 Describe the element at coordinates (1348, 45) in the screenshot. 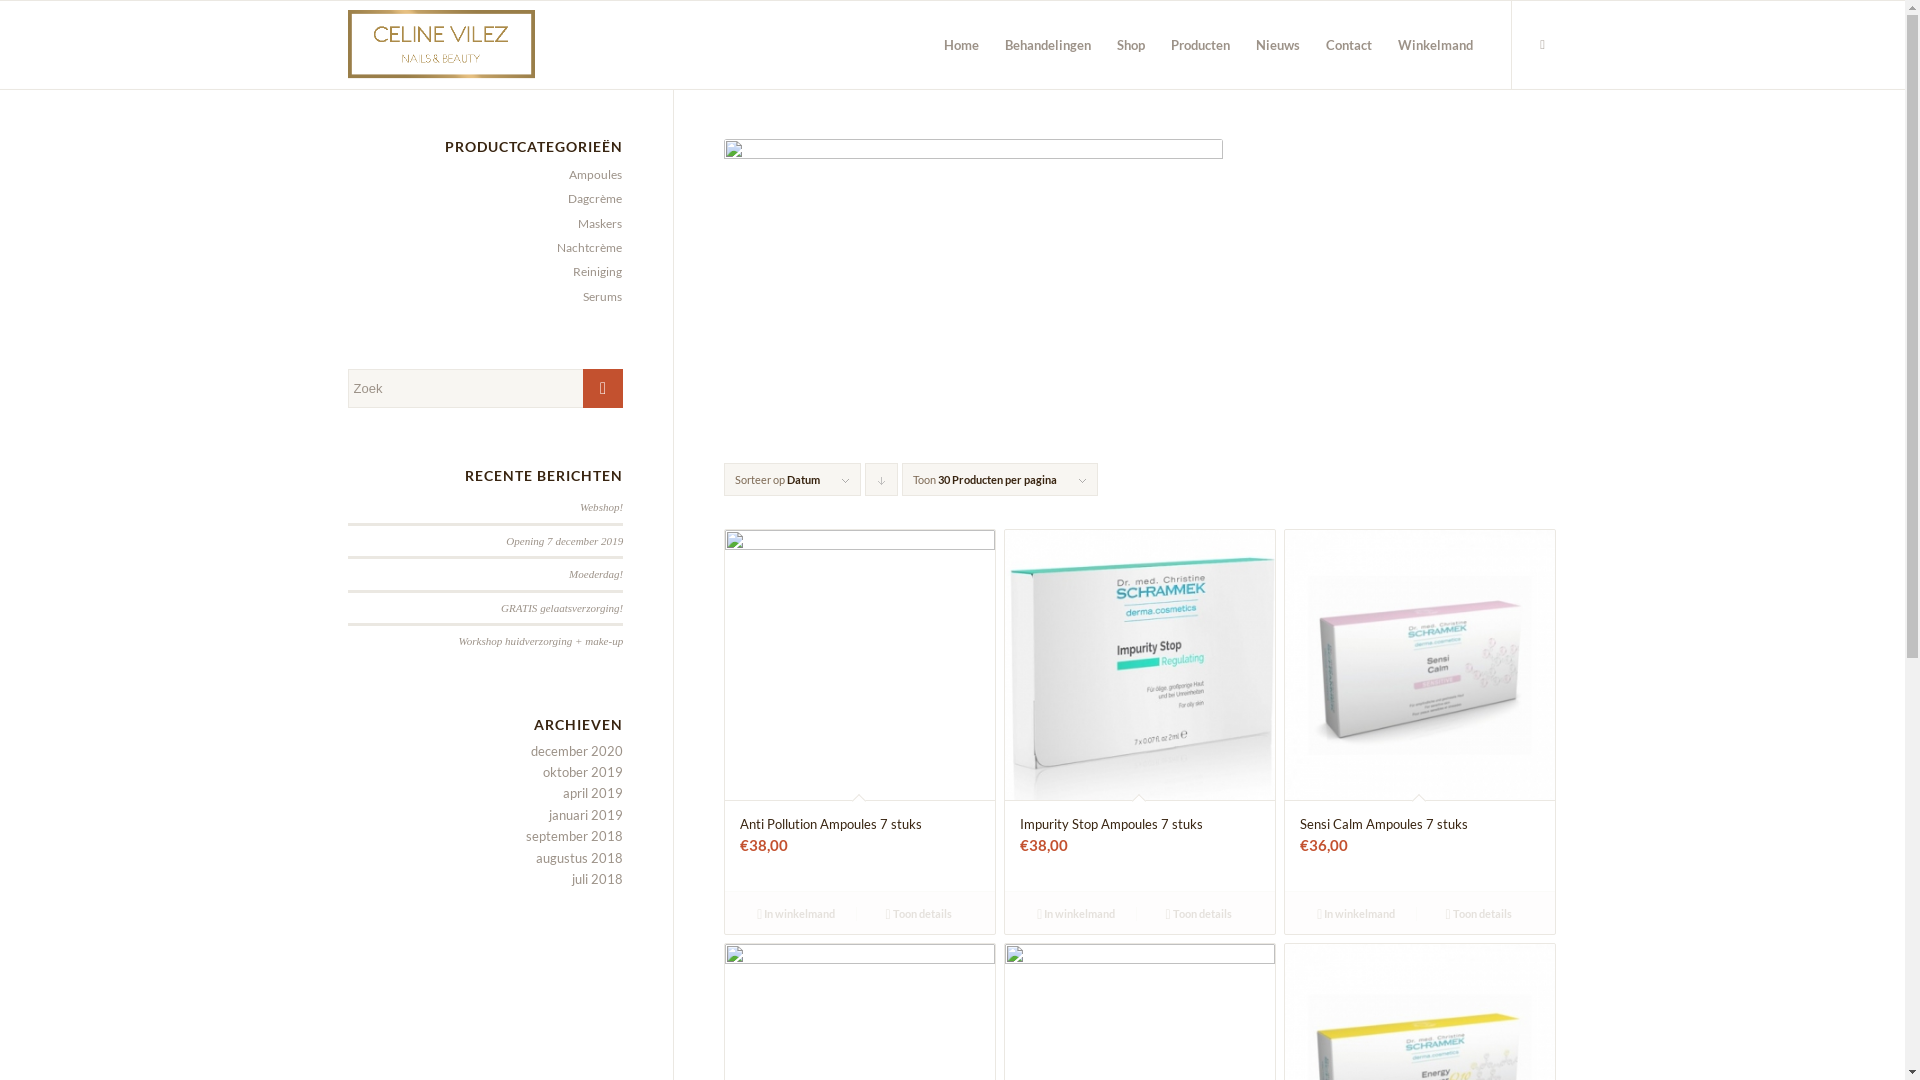

I see `'Contact'` at that location.